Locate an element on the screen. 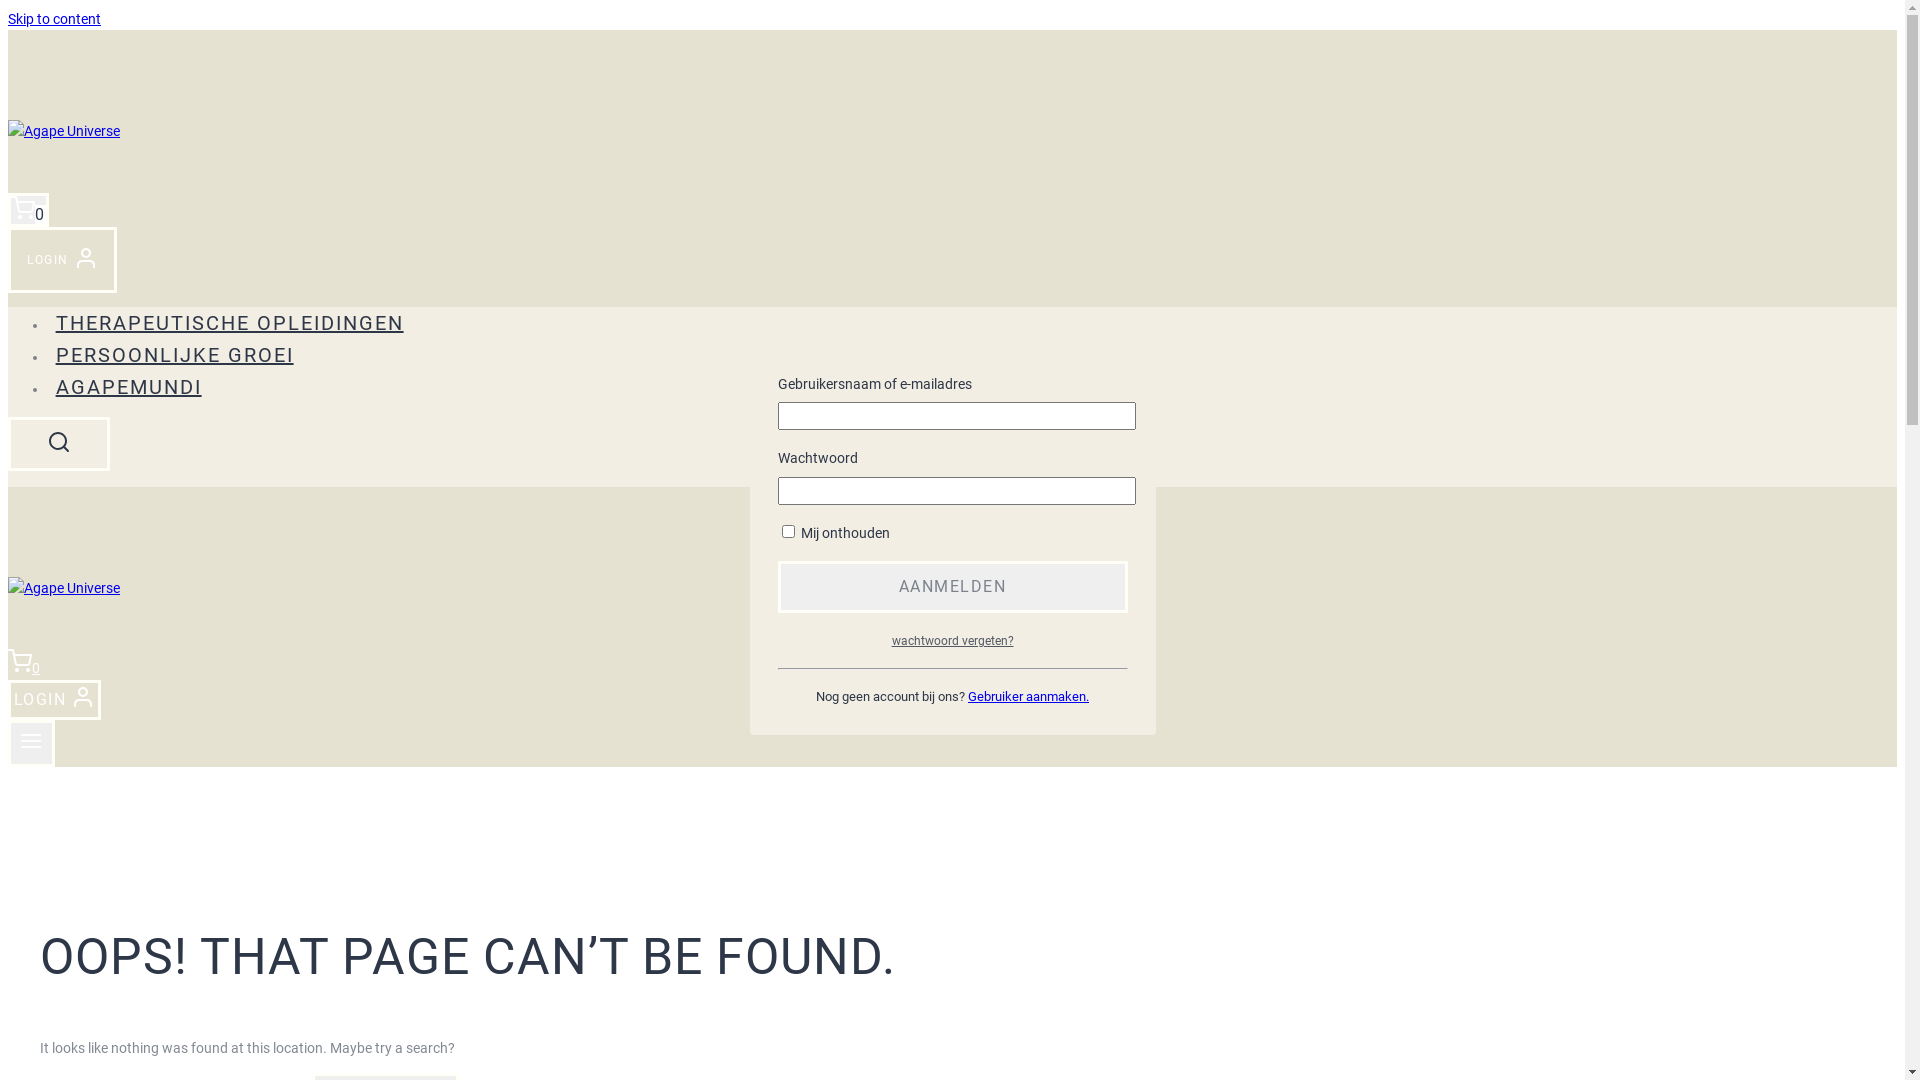 This screenshot has width=1920, height=1080. 'Gebruiker aanmaken.' is located at coordinates (1028, 695).